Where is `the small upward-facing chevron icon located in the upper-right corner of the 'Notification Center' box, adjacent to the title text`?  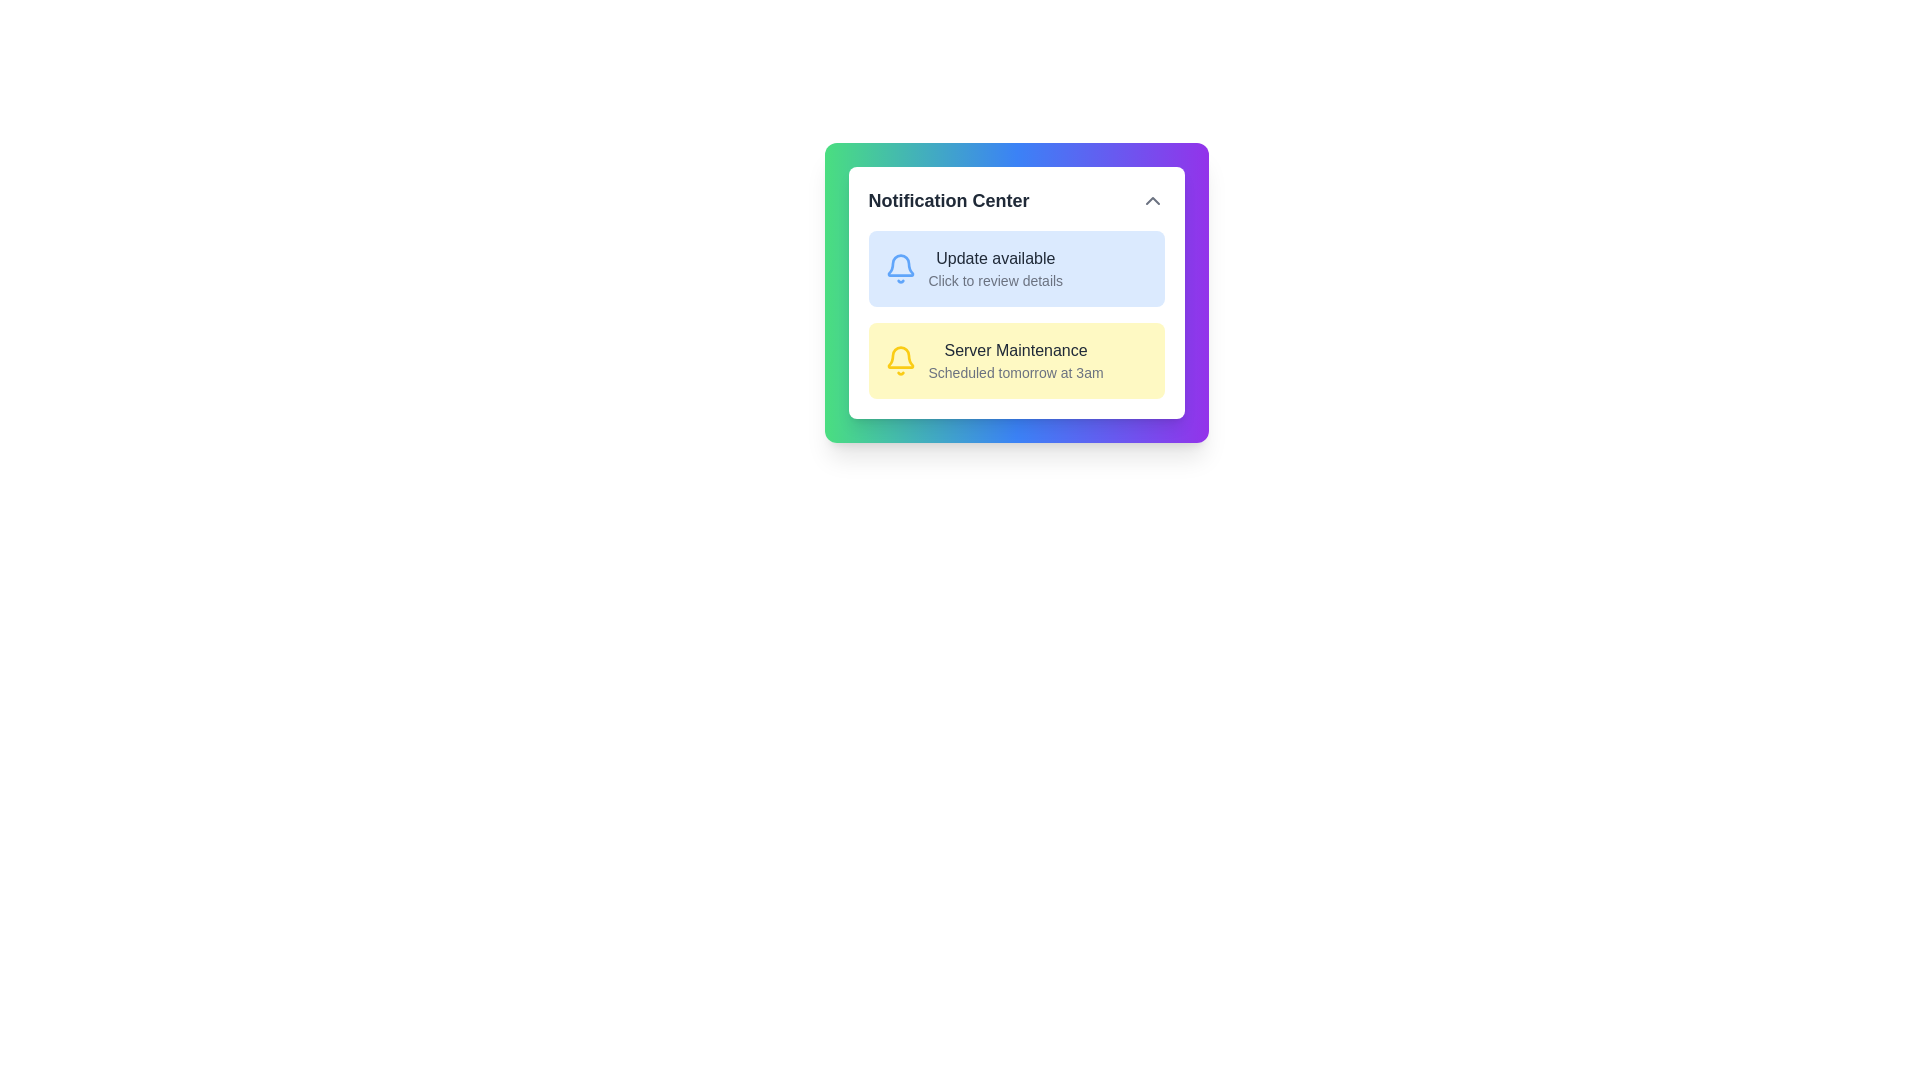 the small upward-facing chevron icon located in the upper-right corner of the 'Notification Center' box, adjacent to the title text is located at coordinates (1152, 200).